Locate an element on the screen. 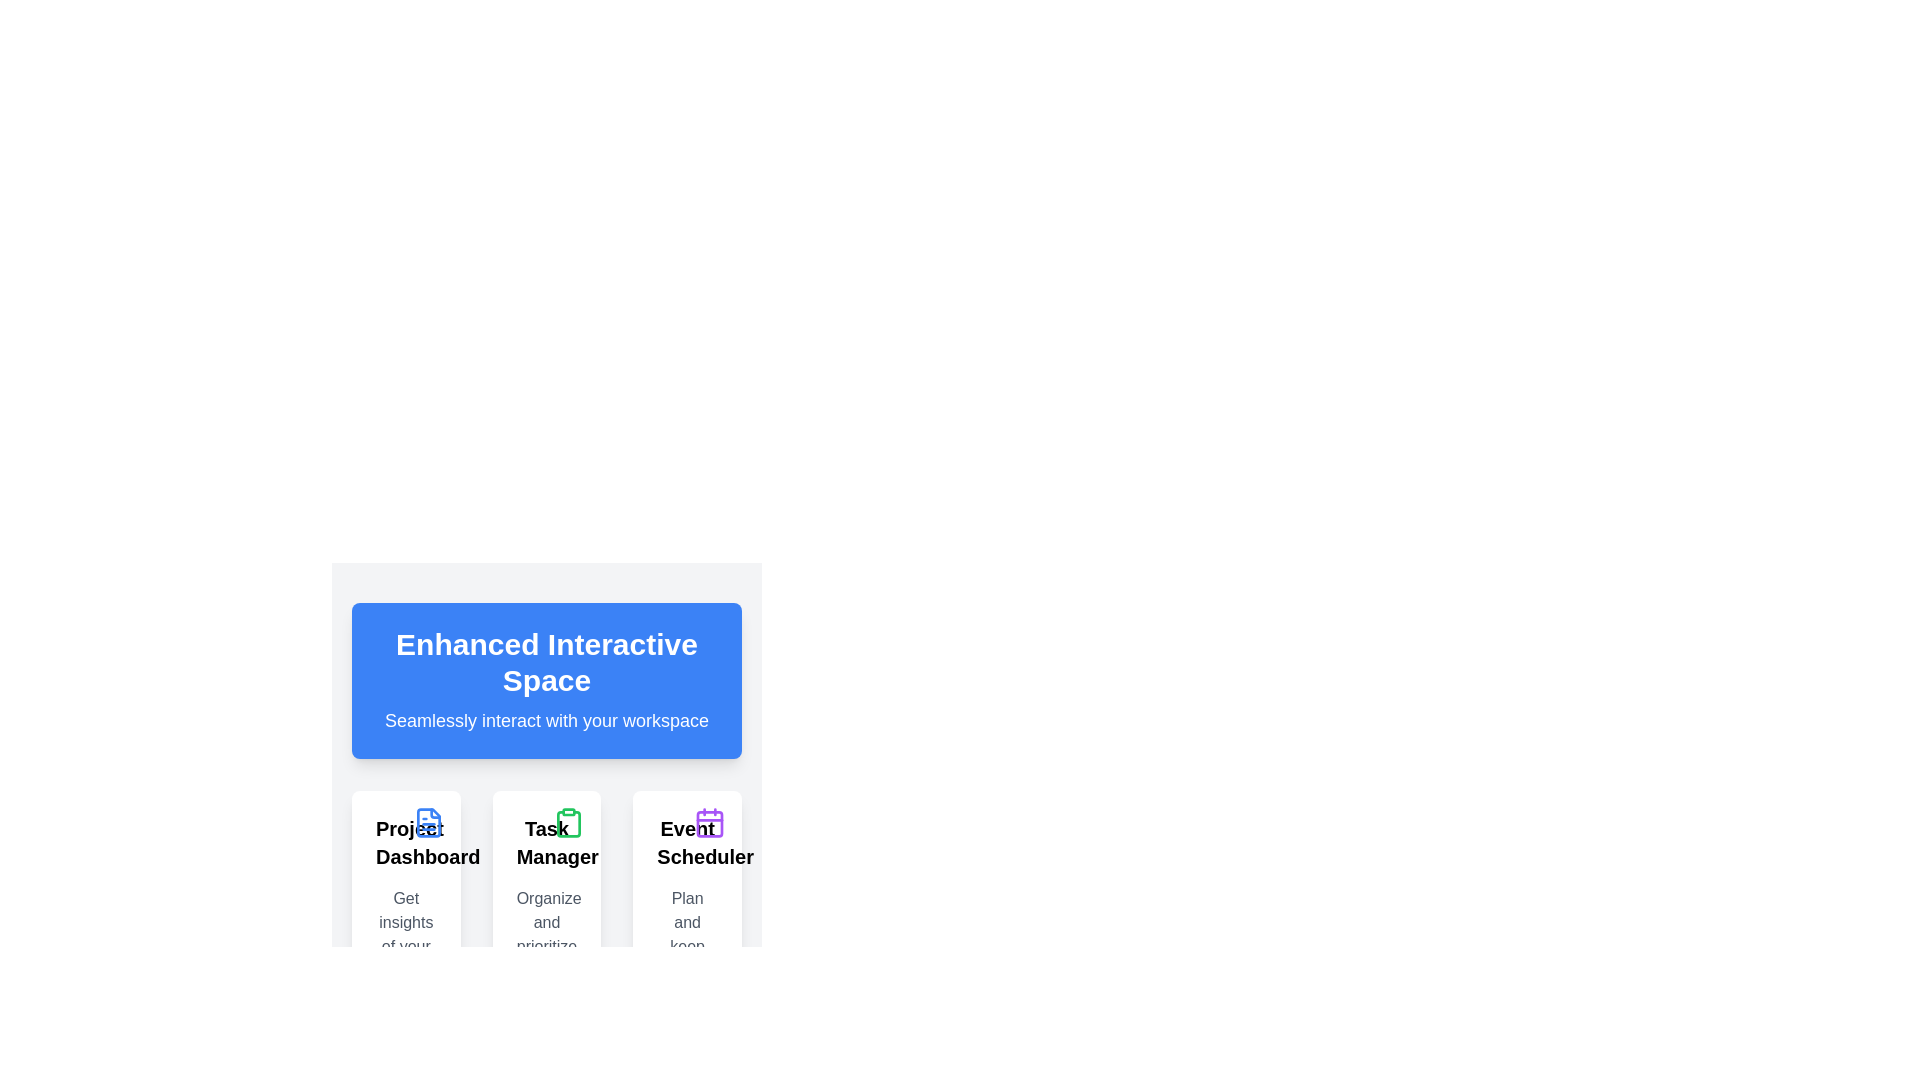 This screenshot has width=1920, height=1080. the SVG rectangle component that resembles a calendar's visual grid in the 'Event Scheduler' section is located at coordinates (710, 824).